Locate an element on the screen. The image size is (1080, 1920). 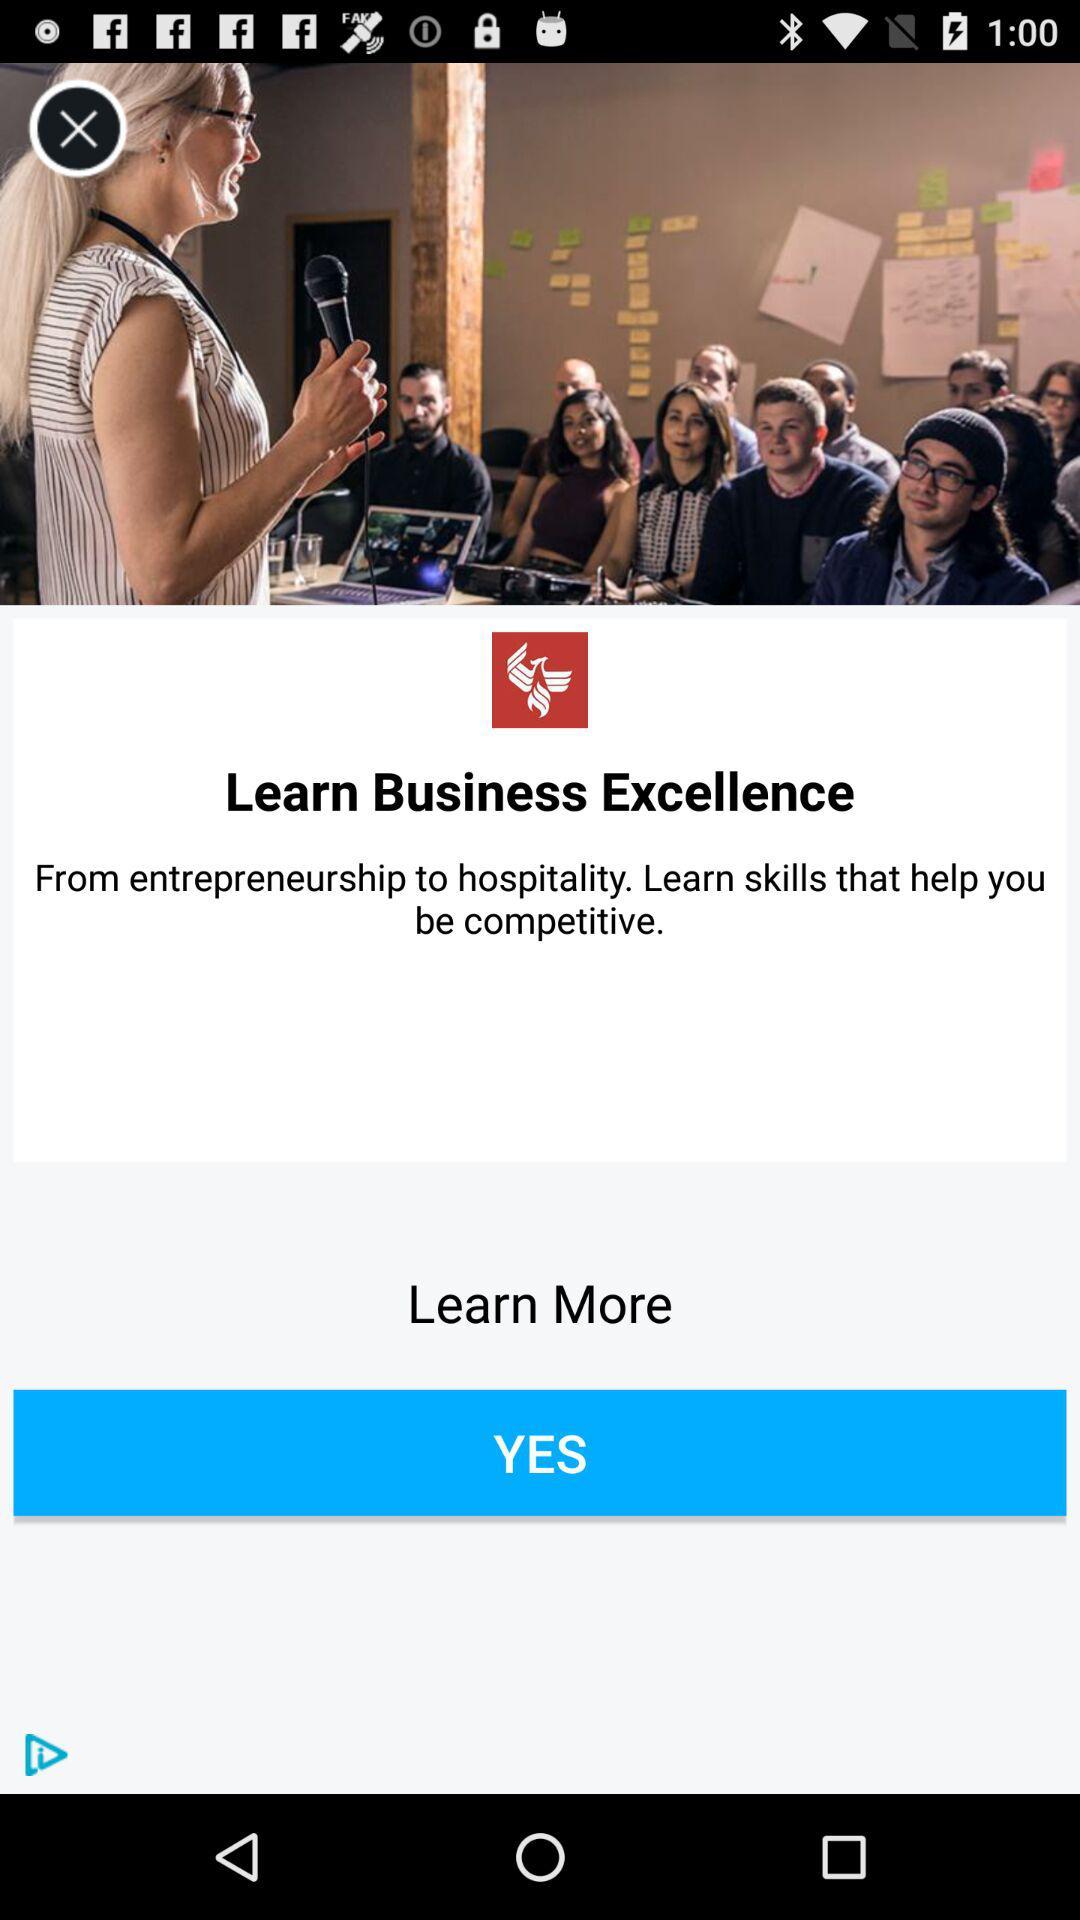
the app above the from entrepreneurship to item is located at coordinates (540, 789).